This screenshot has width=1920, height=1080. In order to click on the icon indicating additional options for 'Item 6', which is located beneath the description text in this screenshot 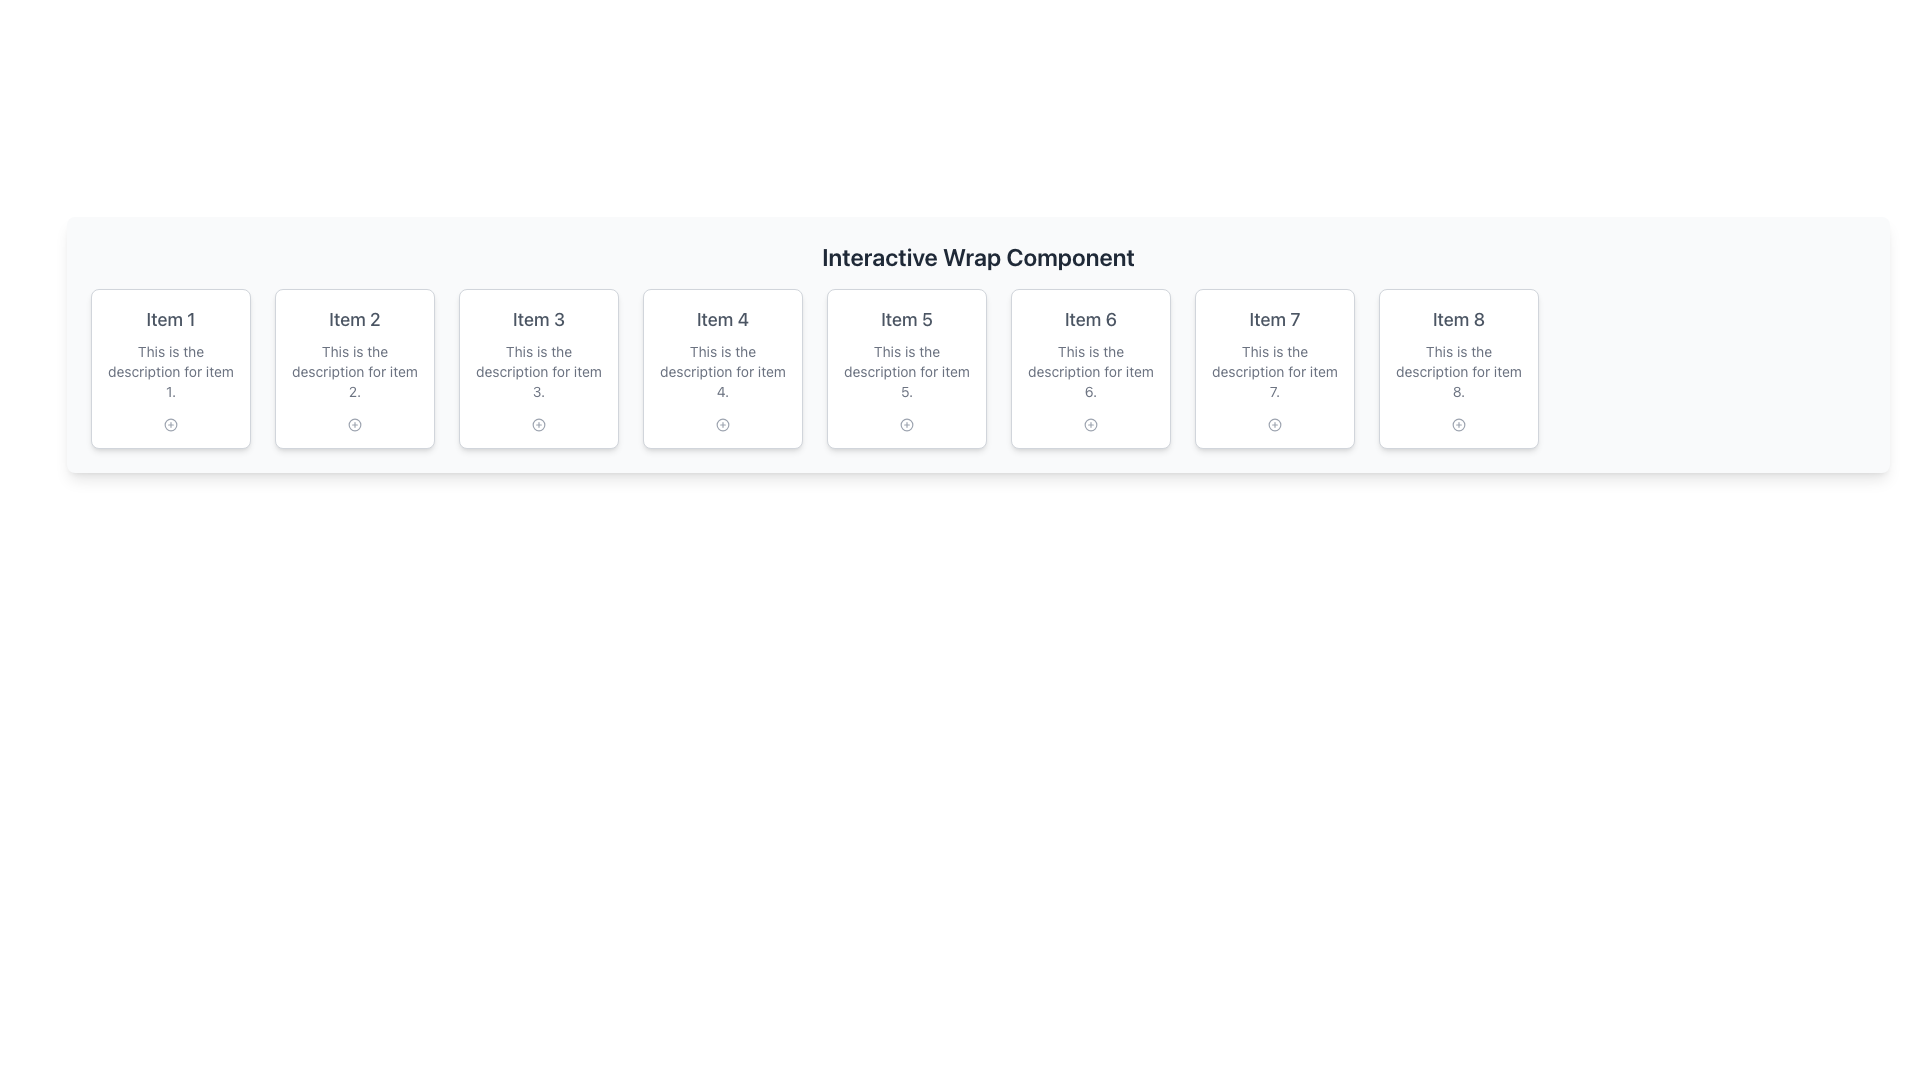, I will do `click(1089, 423)`.